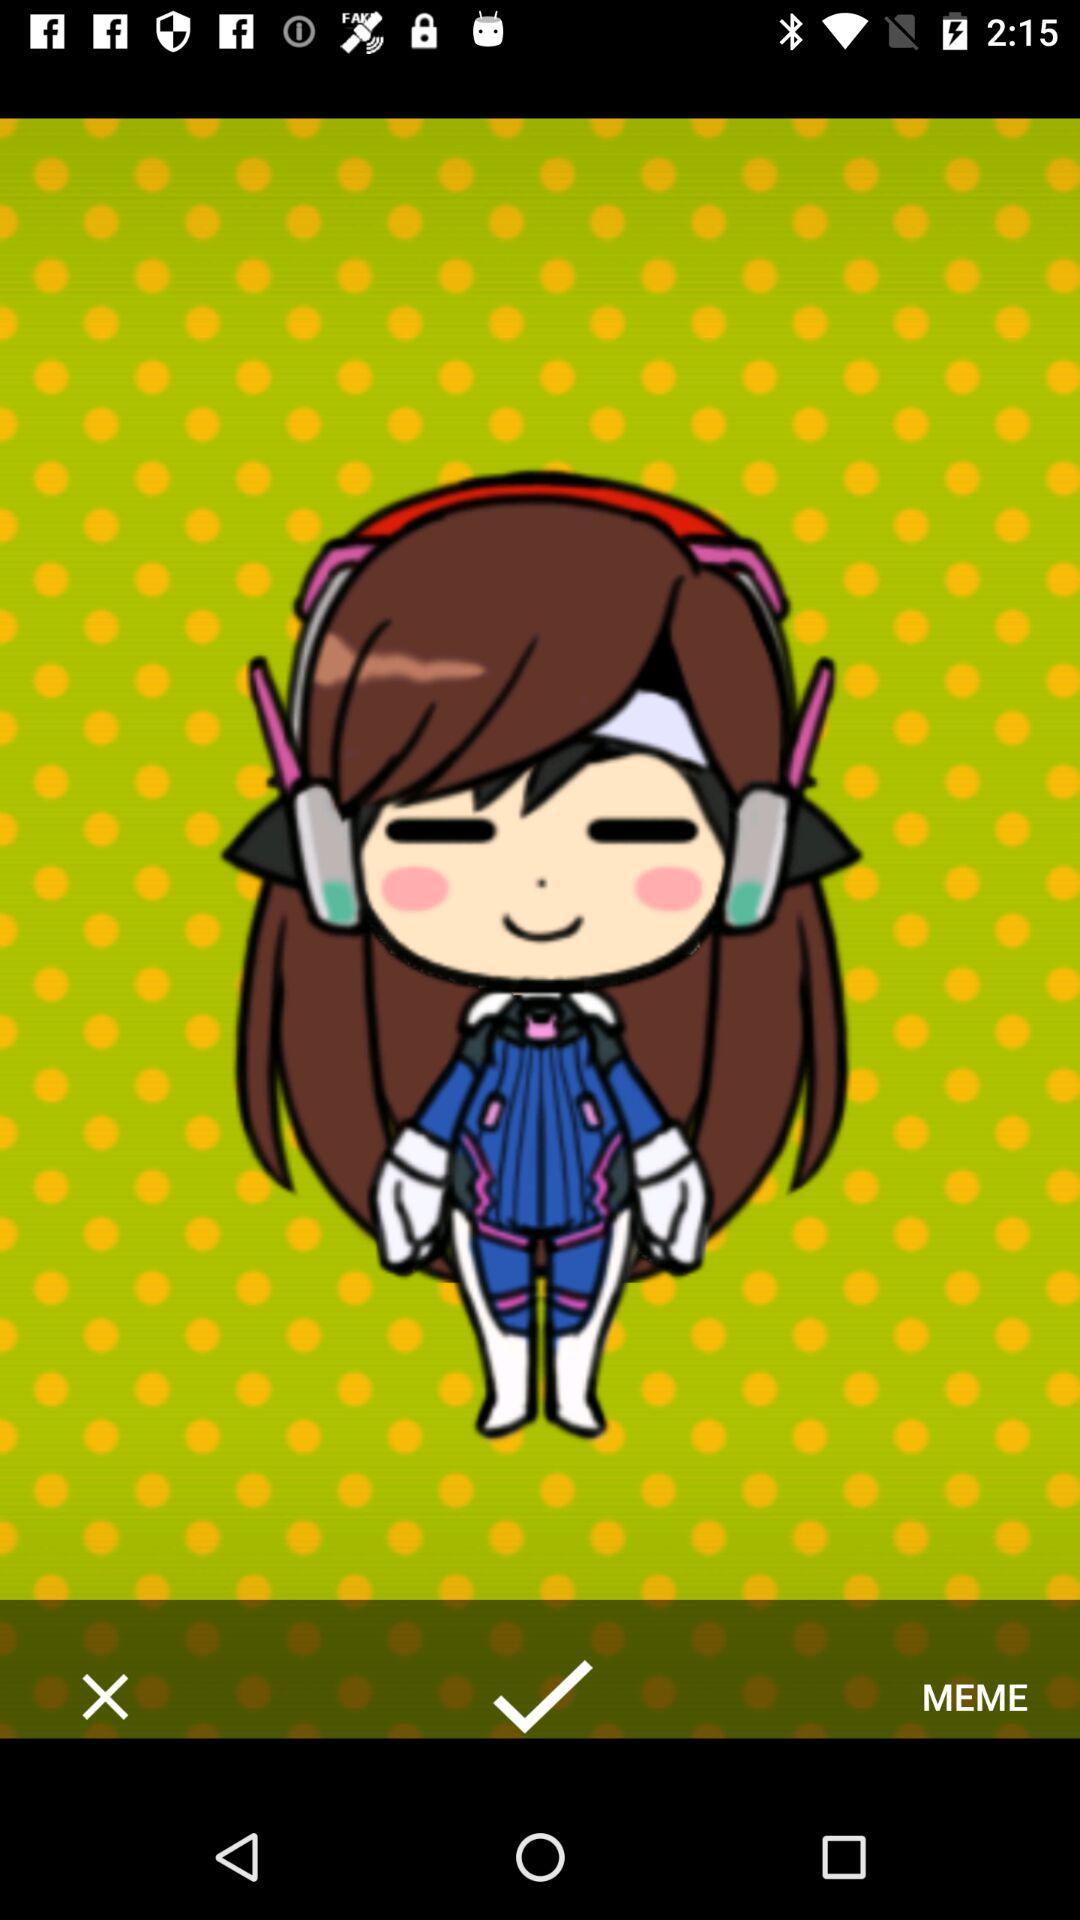 The image size is (1080, 1920). What do you see at coordinates (540, 1695) in the screenshot?
I see `the check icon` at bounding box center [540, 1695].